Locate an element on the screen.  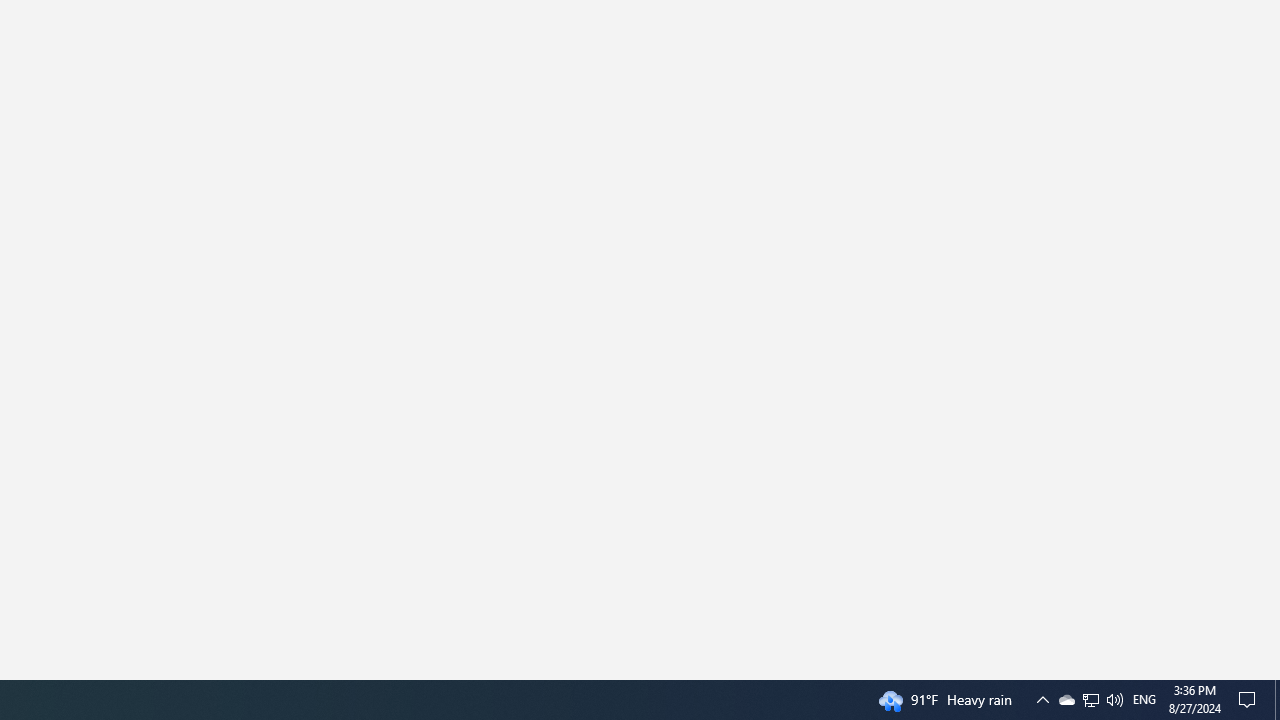
'Show desktop' is located at coordinates (1276, 698).